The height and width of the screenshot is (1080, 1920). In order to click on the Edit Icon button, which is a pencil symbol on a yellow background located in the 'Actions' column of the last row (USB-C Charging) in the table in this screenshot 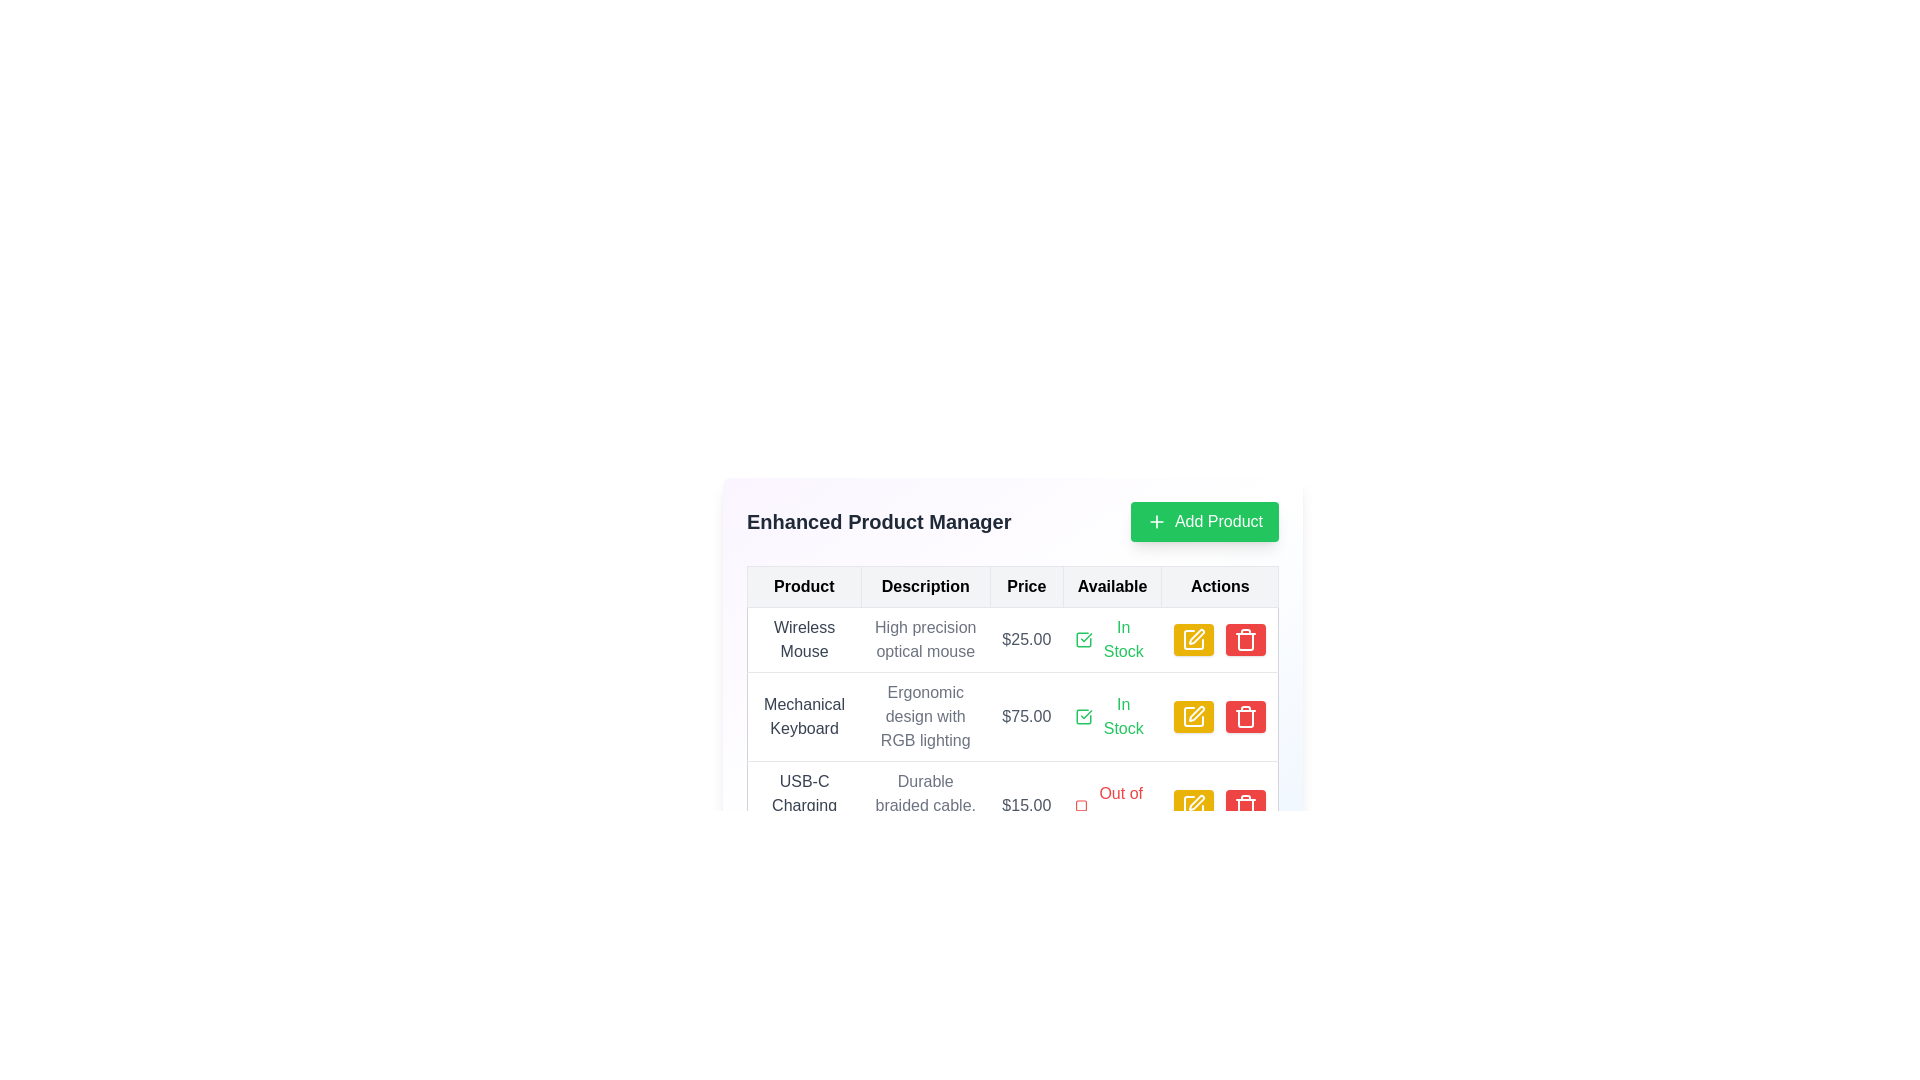, I will do `click(1194, 805)`.